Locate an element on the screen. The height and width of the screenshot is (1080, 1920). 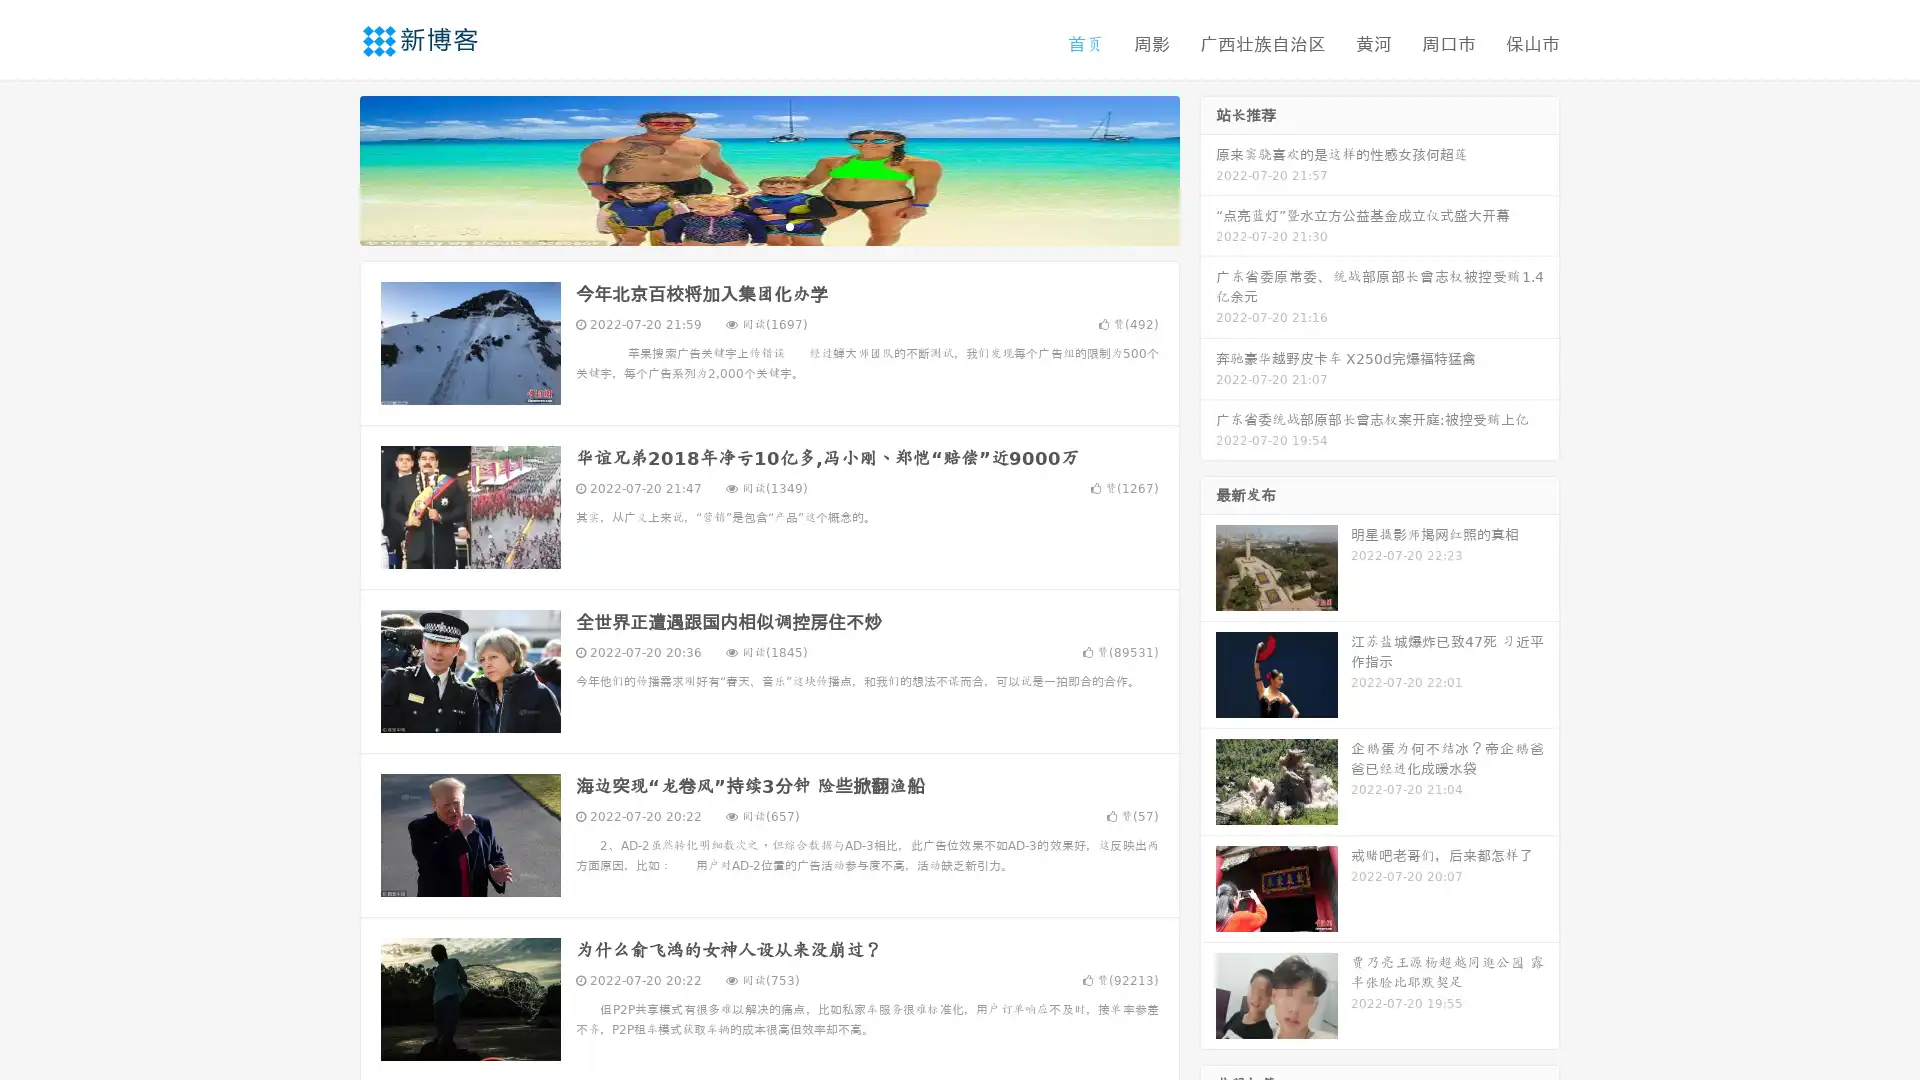
Go to slide 3 is located at coordinates (789, 225).